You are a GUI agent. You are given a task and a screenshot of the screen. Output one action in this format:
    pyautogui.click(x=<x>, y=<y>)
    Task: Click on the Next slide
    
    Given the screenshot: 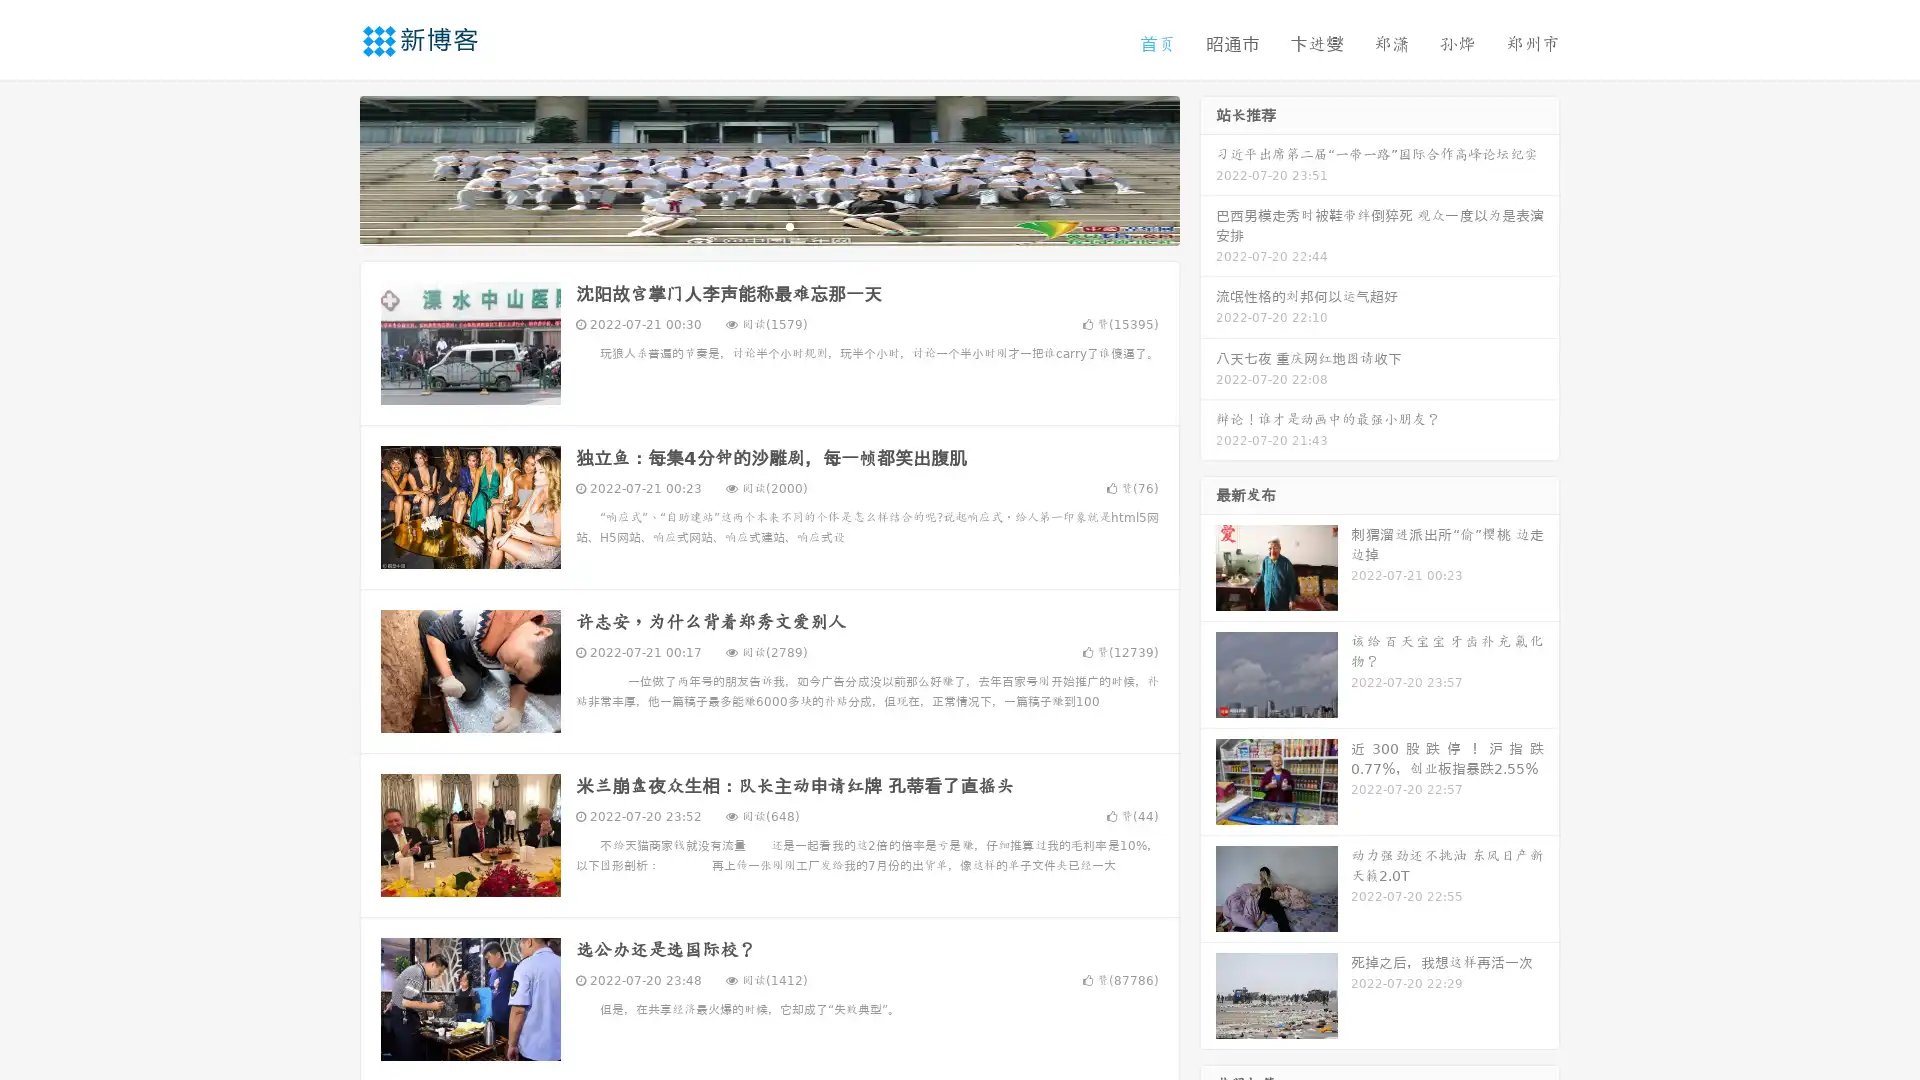 What is the action you would take?
    pyautogui.click(x=1208, y=168)
    